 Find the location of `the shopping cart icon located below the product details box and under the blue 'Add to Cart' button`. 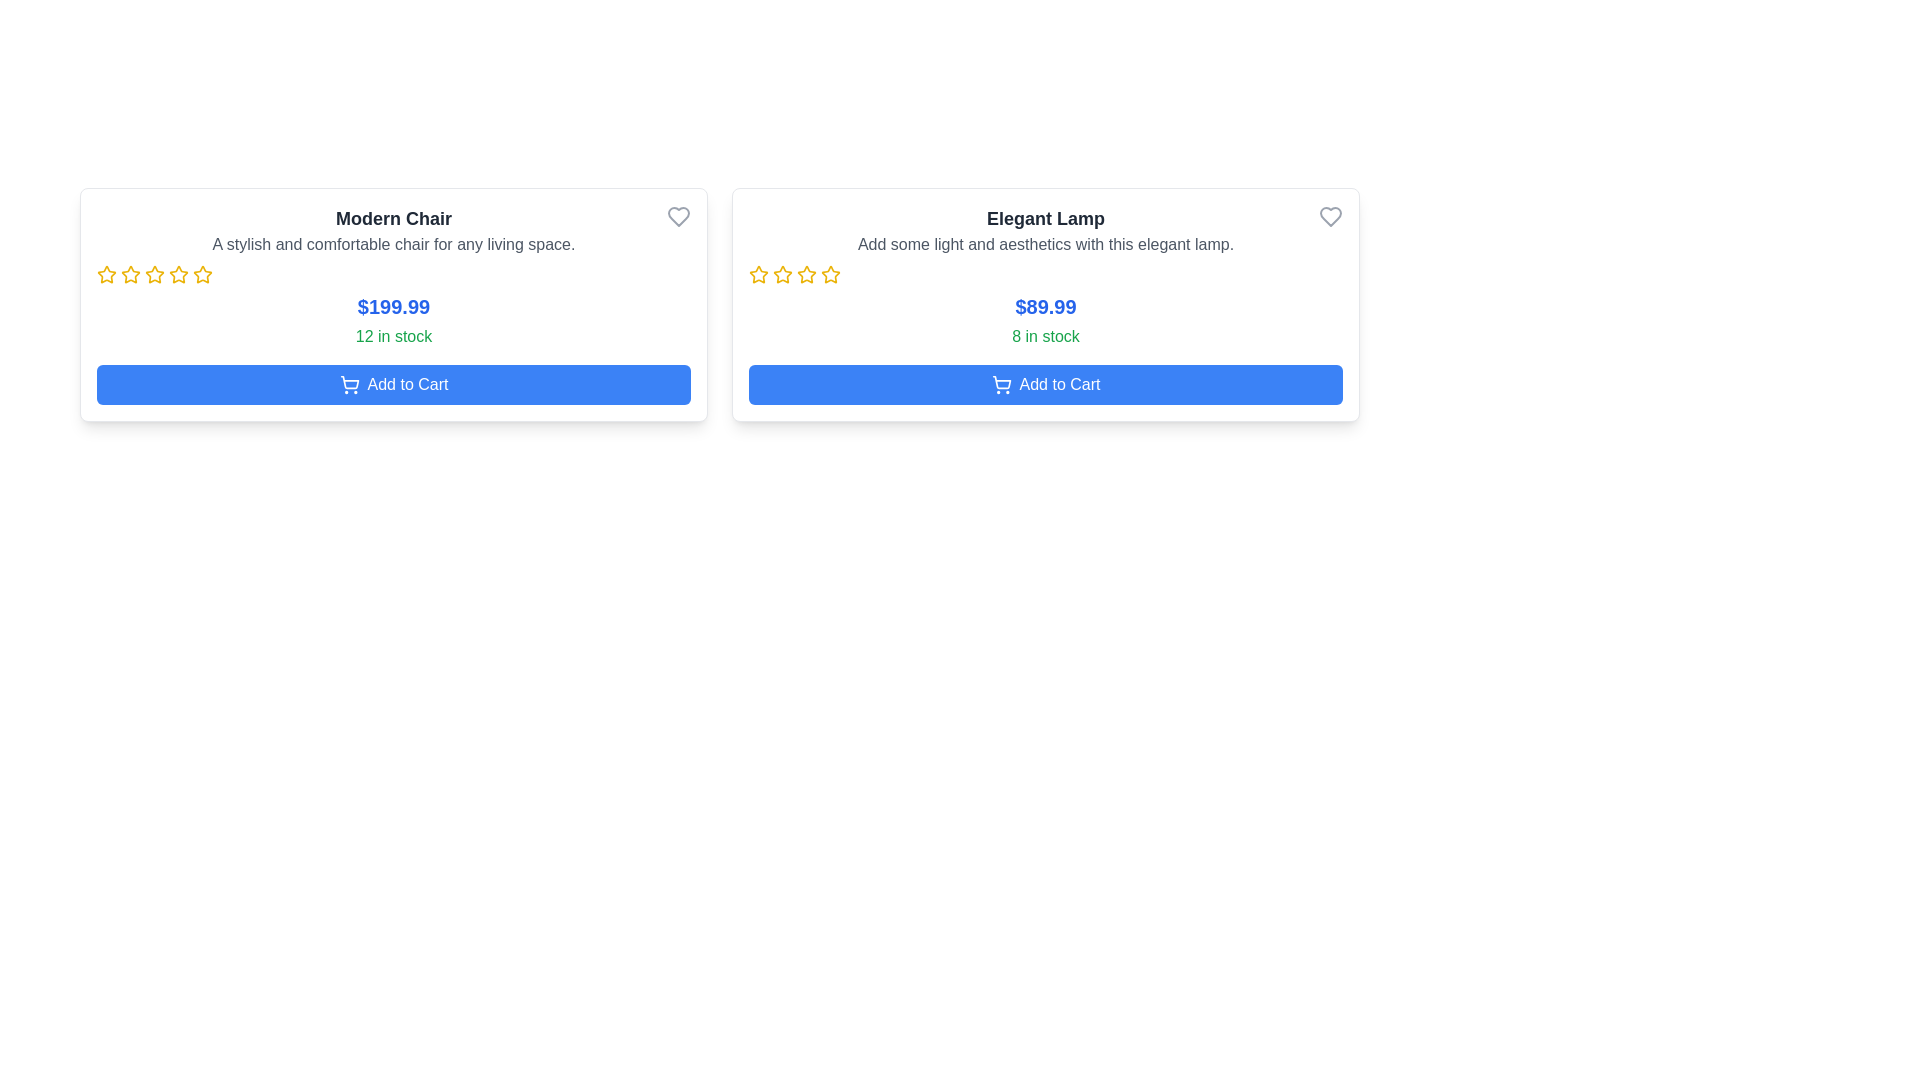

the shopping cart icon located below the product details box and under the blue 'Add to Cart' button is located at coordinates (349, 382).